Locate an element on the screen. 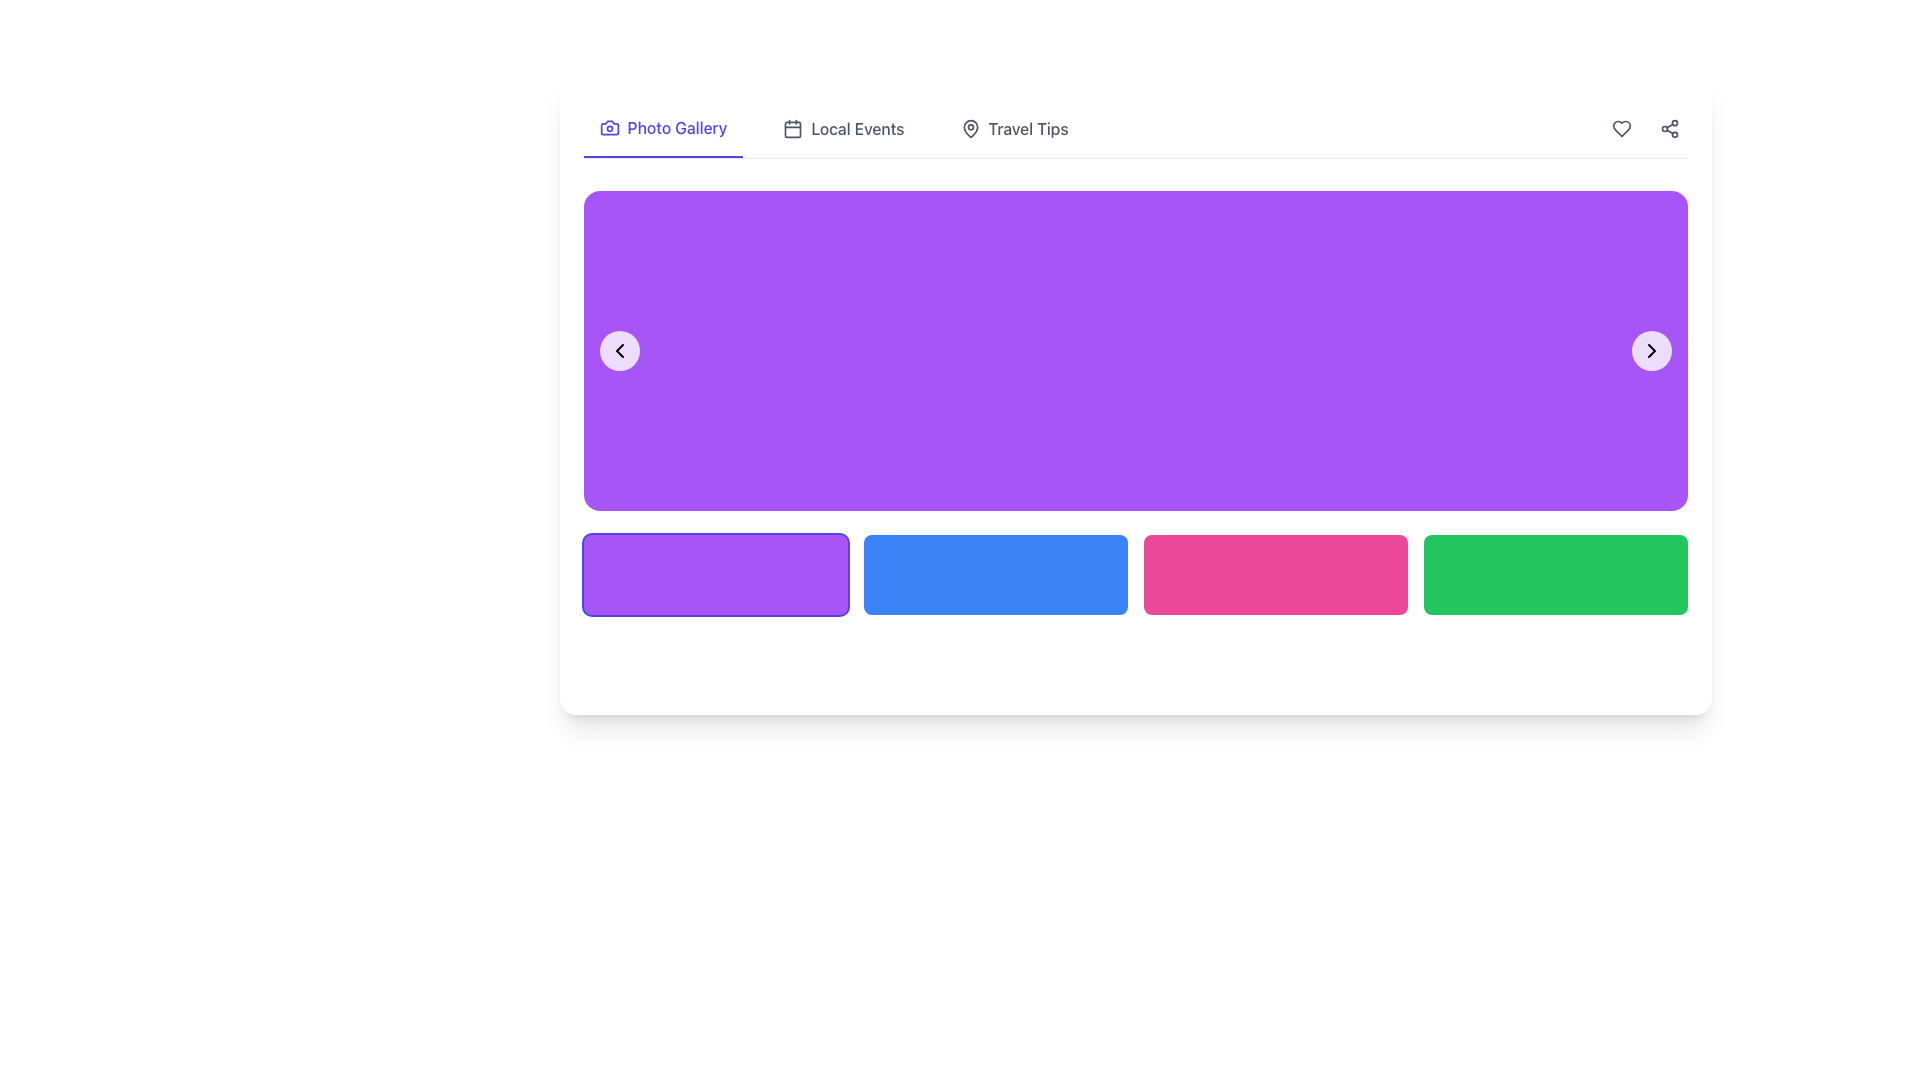 This screenshot has width=1920, height=1080. text label 'Travel Tips' located at the rightmost side of the horizontal menu, next to the map pin icon is located at coordinates (1028, 128).